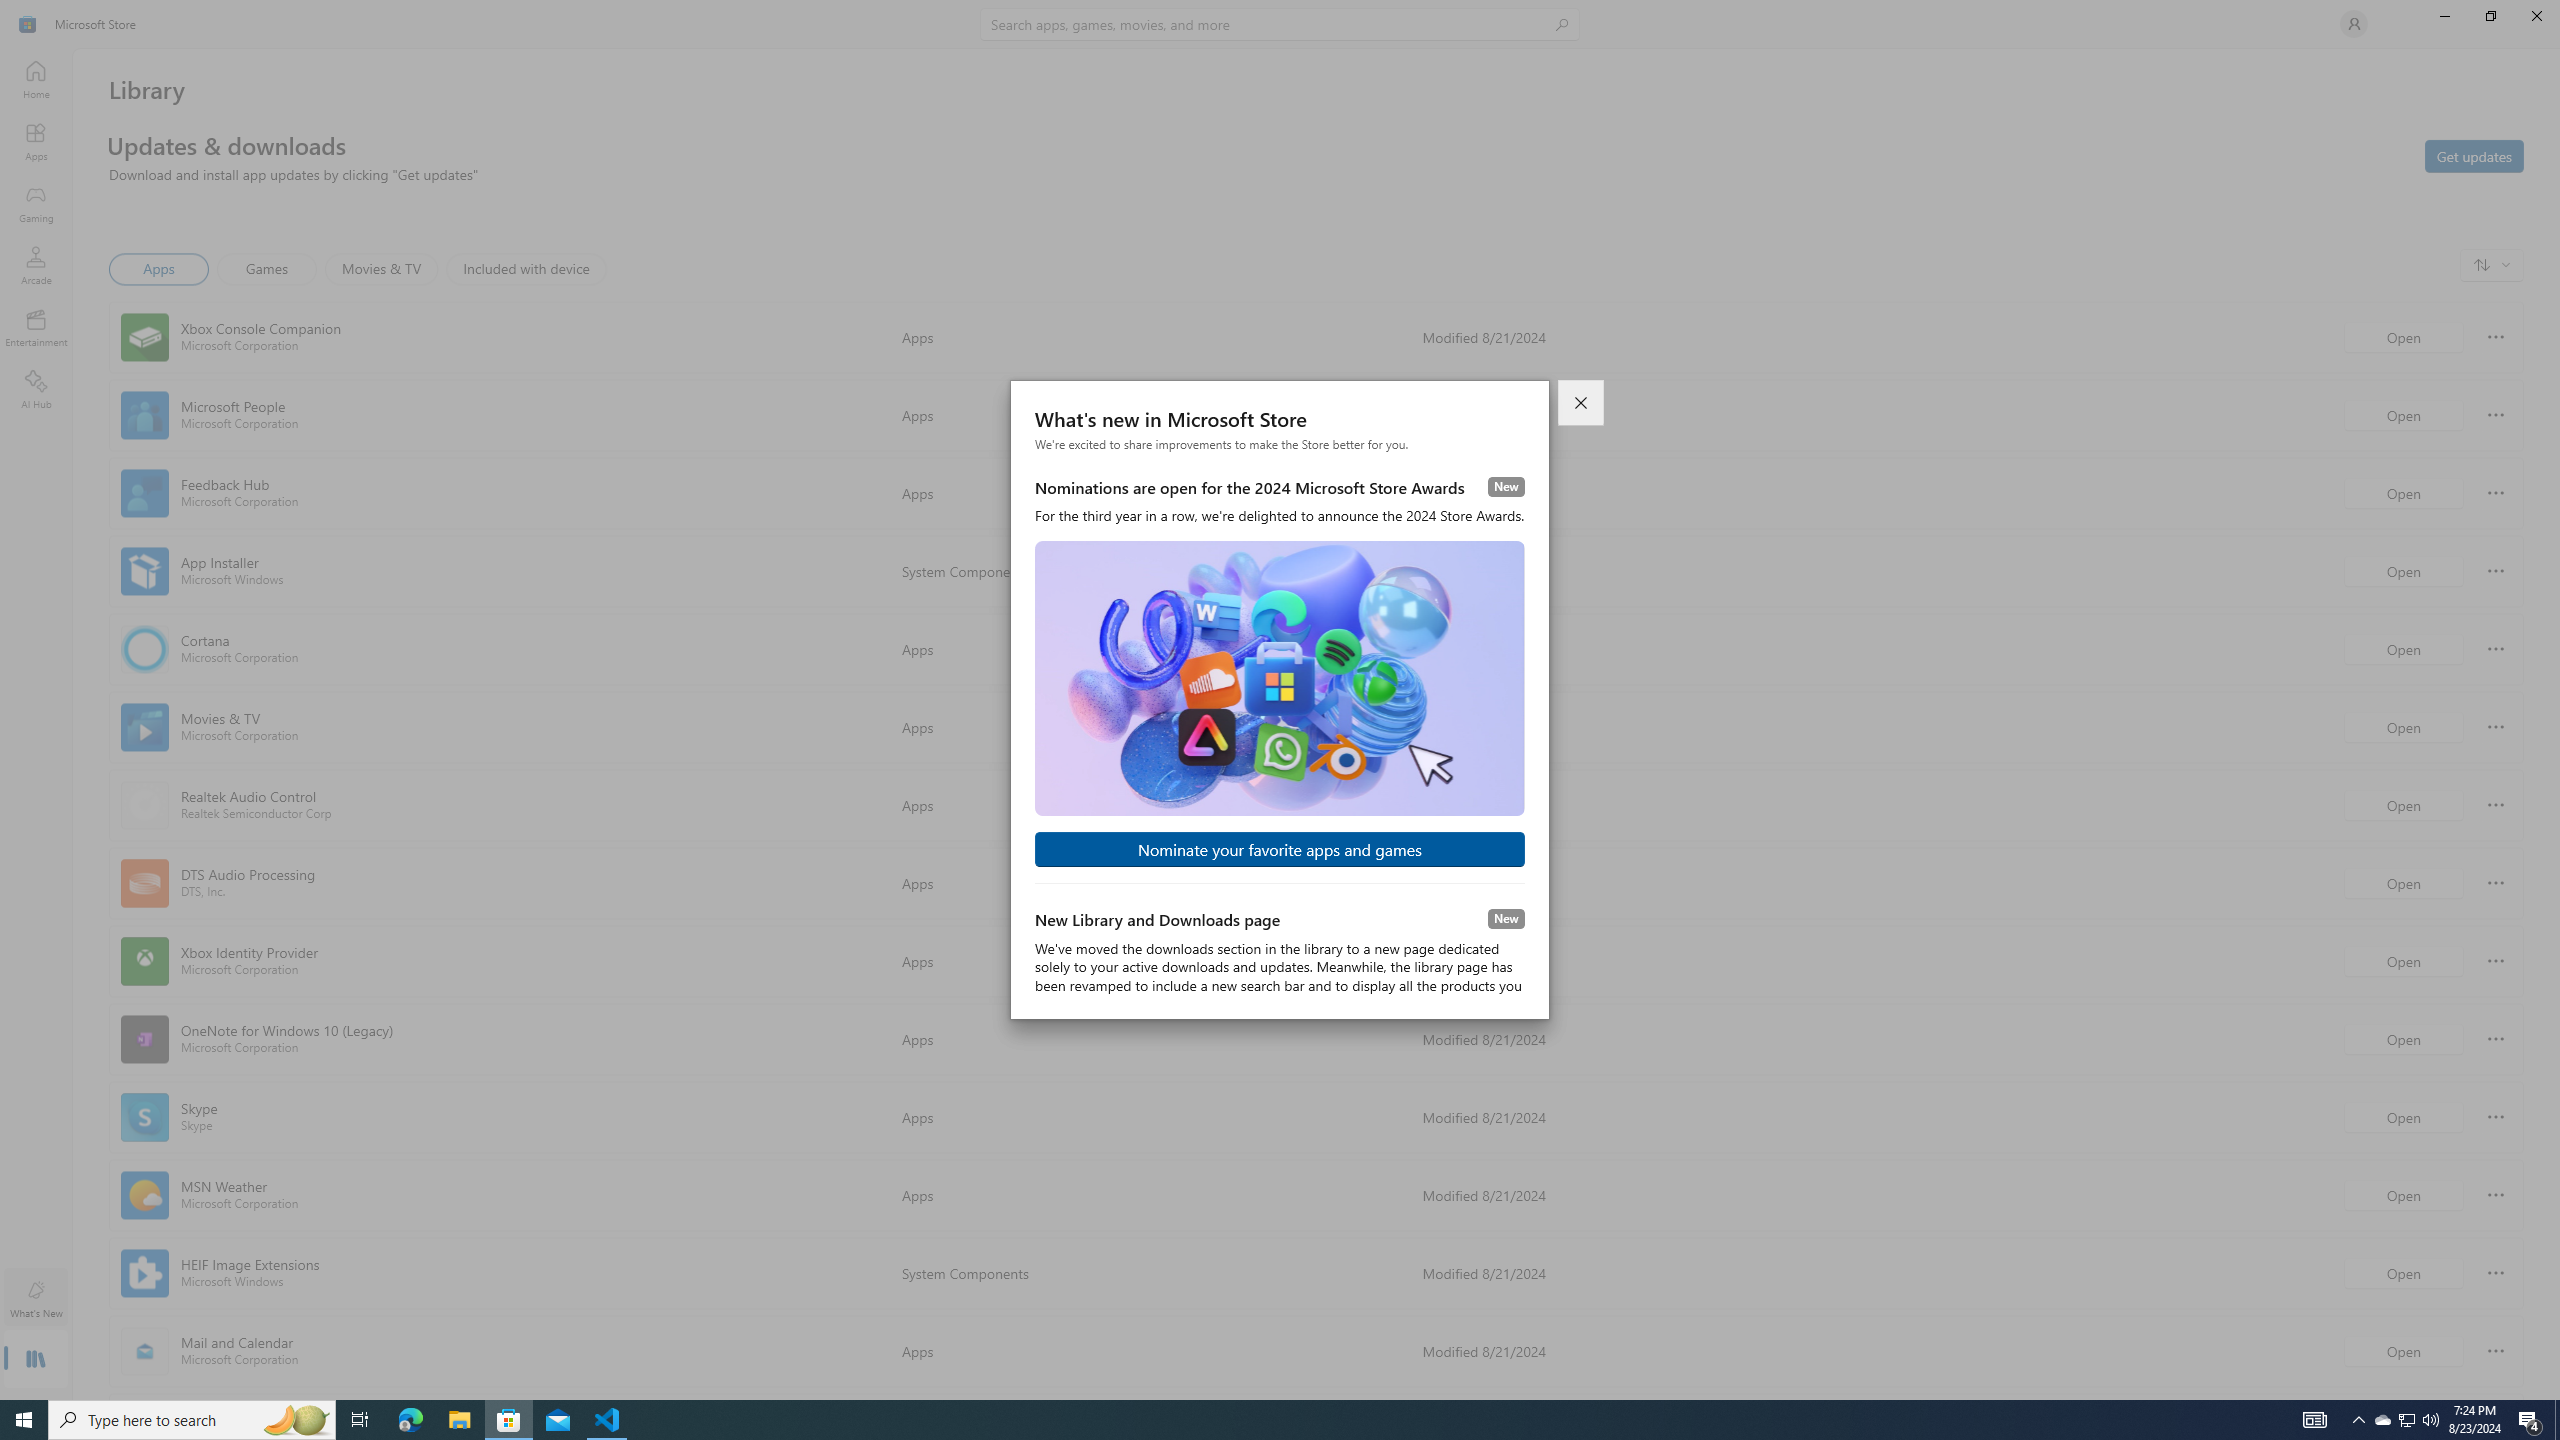  Describe the element at coordinates (2535, 15) in the screenshot. I see `'Close Microsoft Store'` at that location.